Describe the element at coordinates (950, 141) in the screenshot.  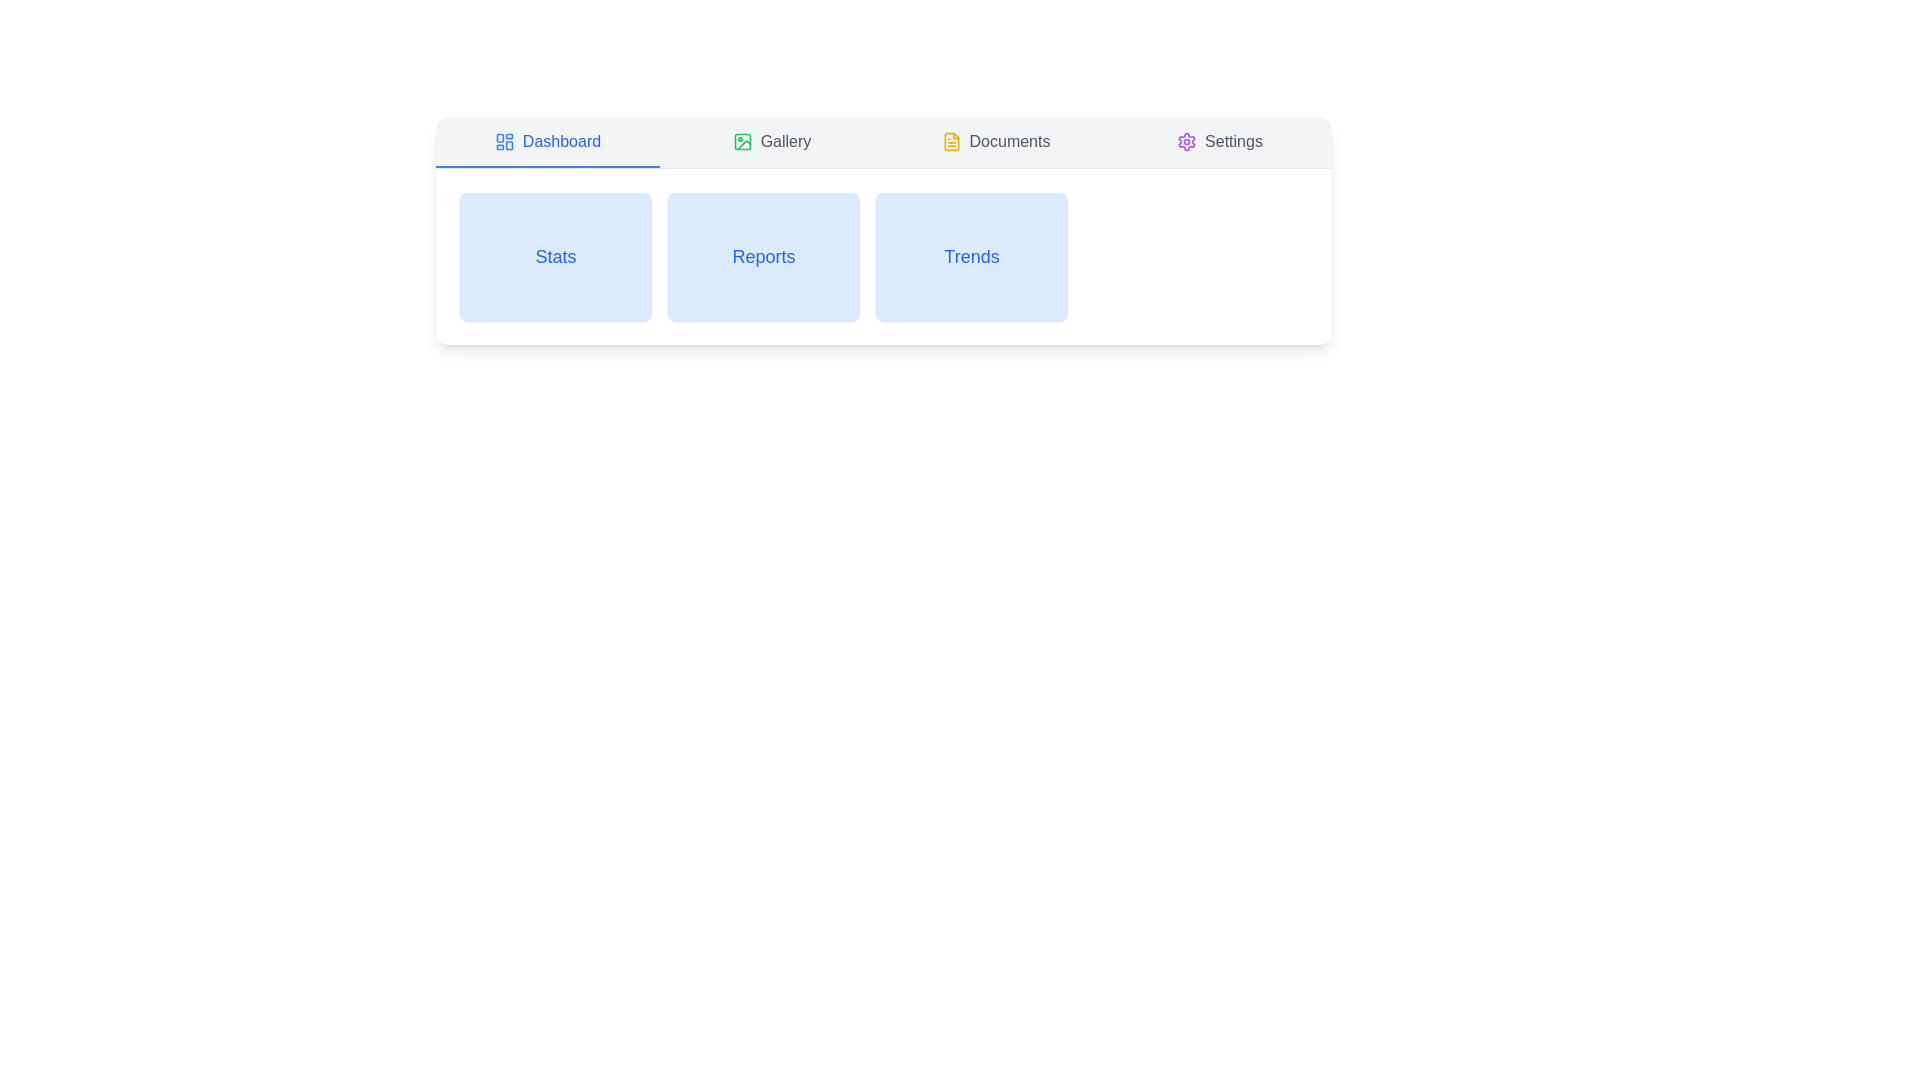
I see `the 'Documents' icon located in the navigation bar, which is the third icon from the left` at that location.